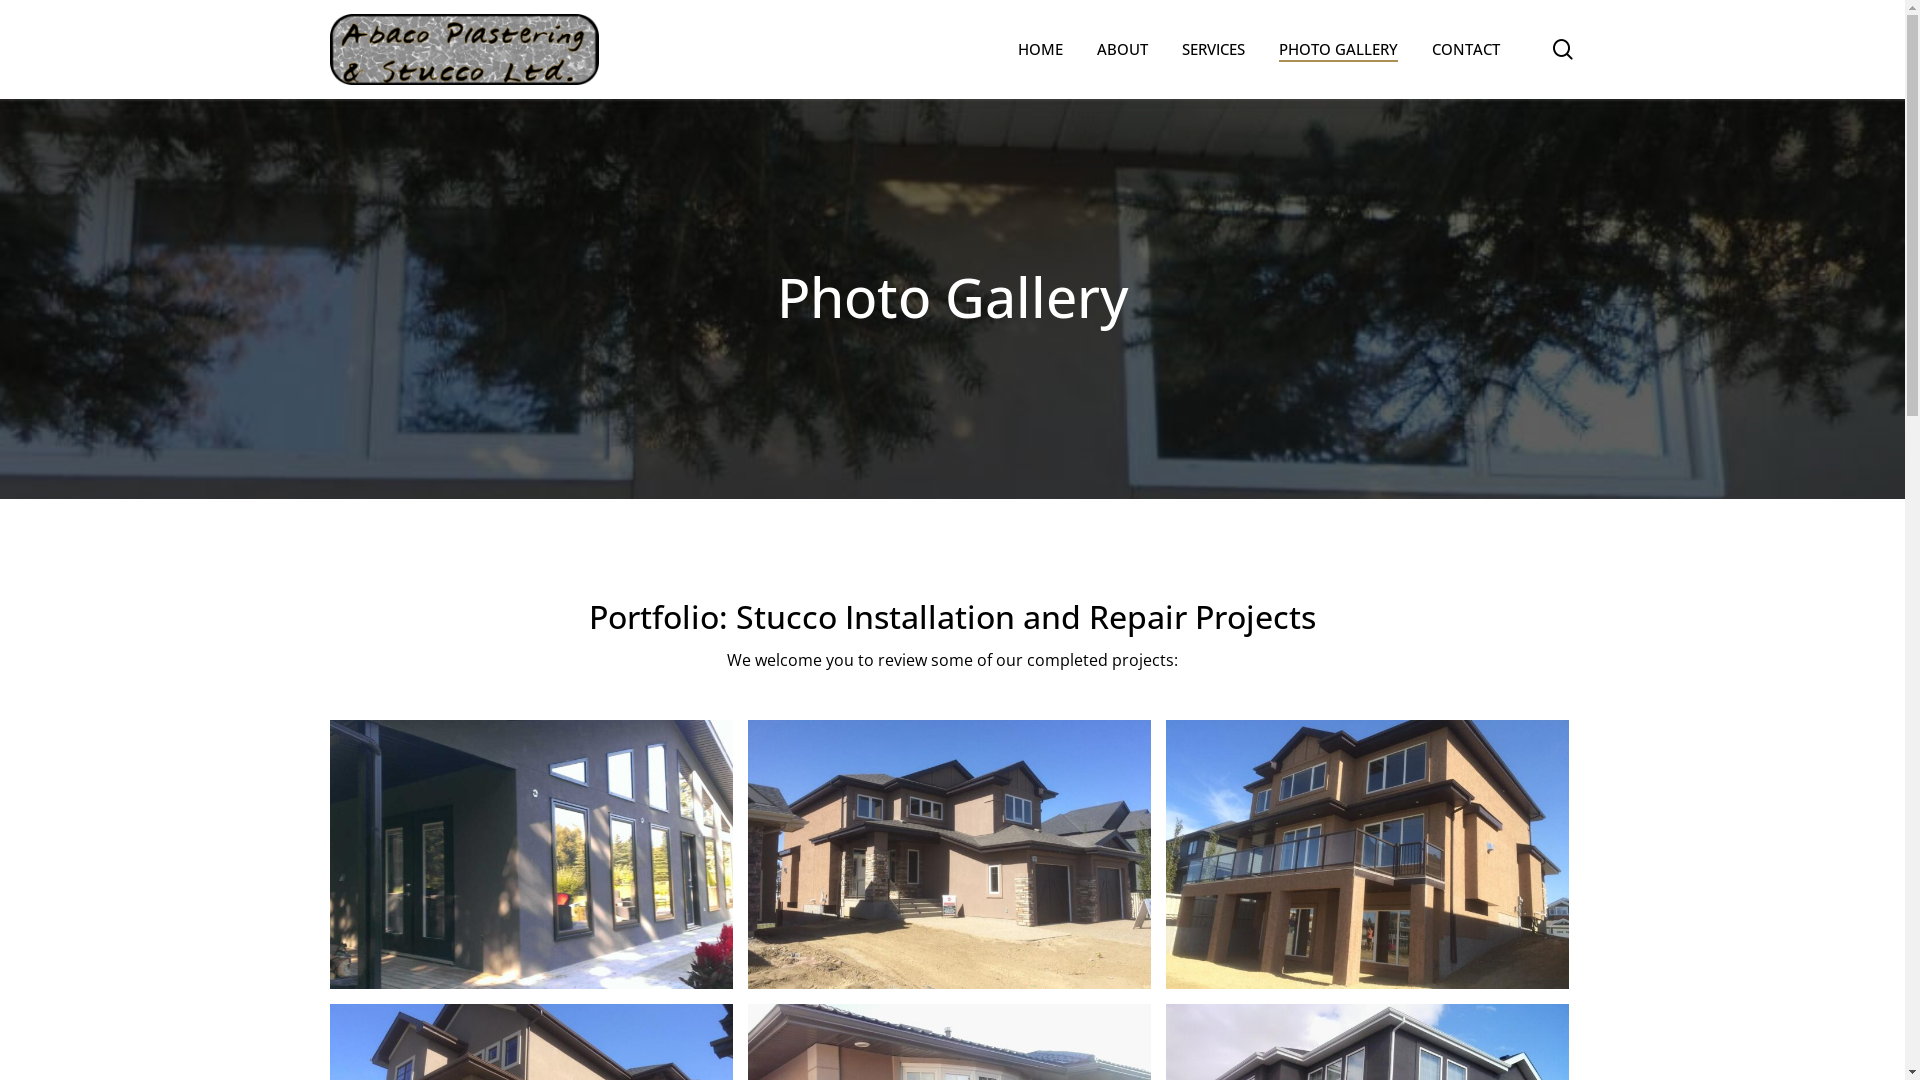  What do you see at coordinates (1465, 48) in the screenshot?
I see `'CONTACT'` at bounding box center [1465, 48].